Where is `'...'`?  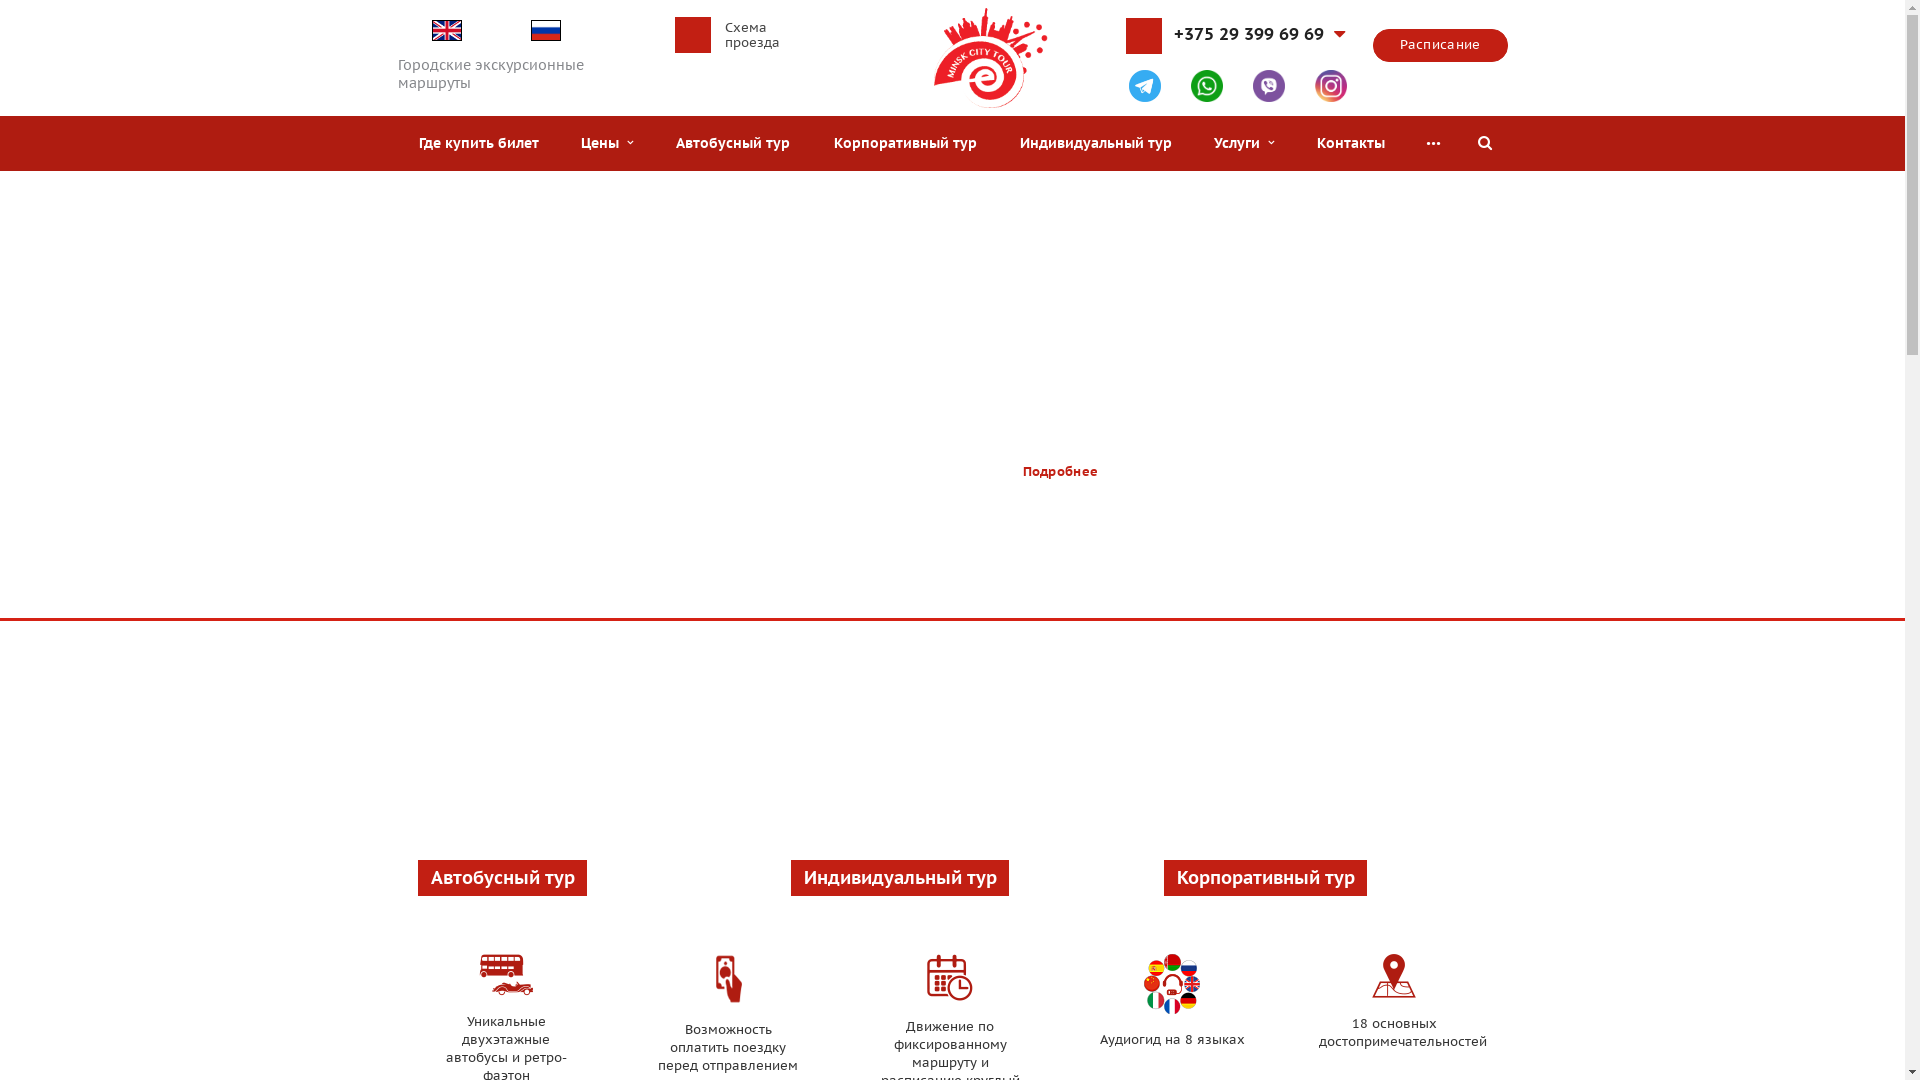 '...' is located at coordinates (1432, 142).